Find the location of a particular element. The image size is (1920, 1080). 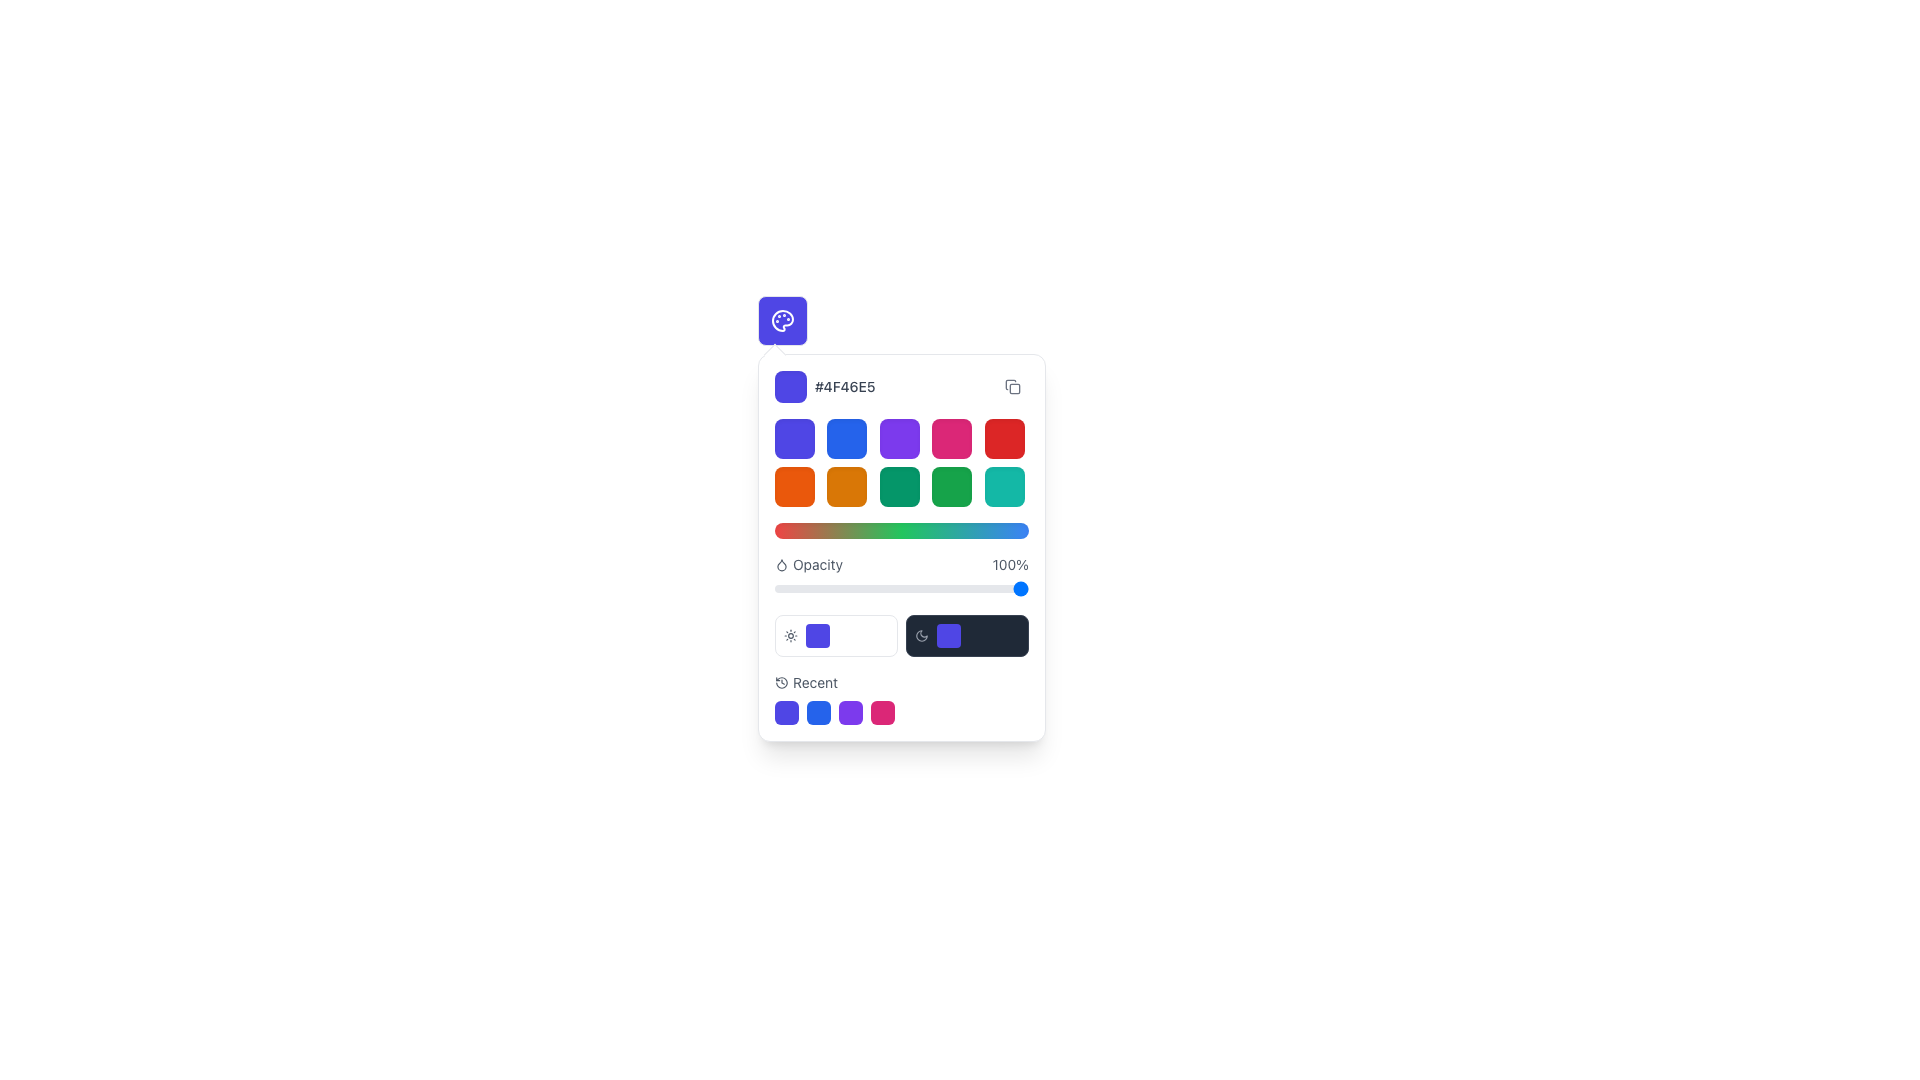

the interactive color selection button located in the second row and third column of the grid layout is located at coordinates (898, 486).